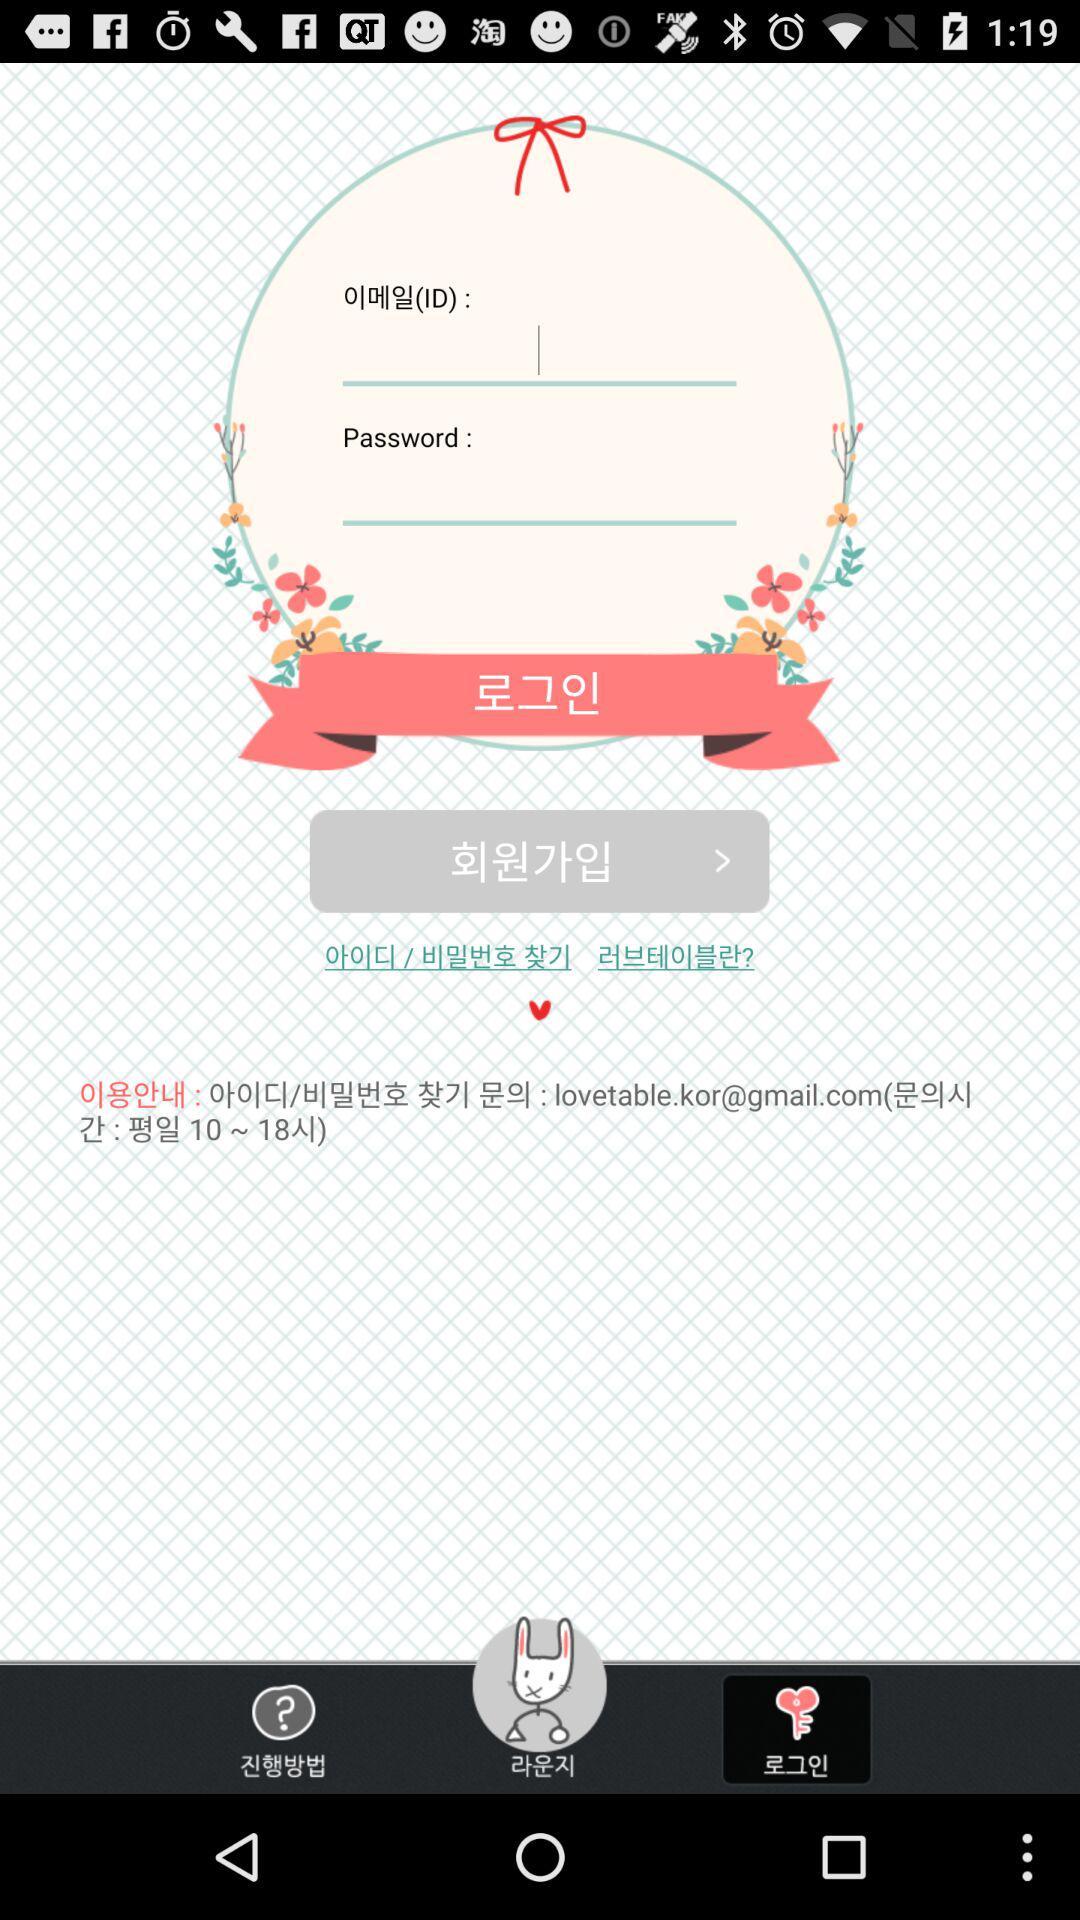 Image resolution: width=1080 pixels, height=1920 pixels. I want to click on button at the bottom left corner, so click(282, 1728).